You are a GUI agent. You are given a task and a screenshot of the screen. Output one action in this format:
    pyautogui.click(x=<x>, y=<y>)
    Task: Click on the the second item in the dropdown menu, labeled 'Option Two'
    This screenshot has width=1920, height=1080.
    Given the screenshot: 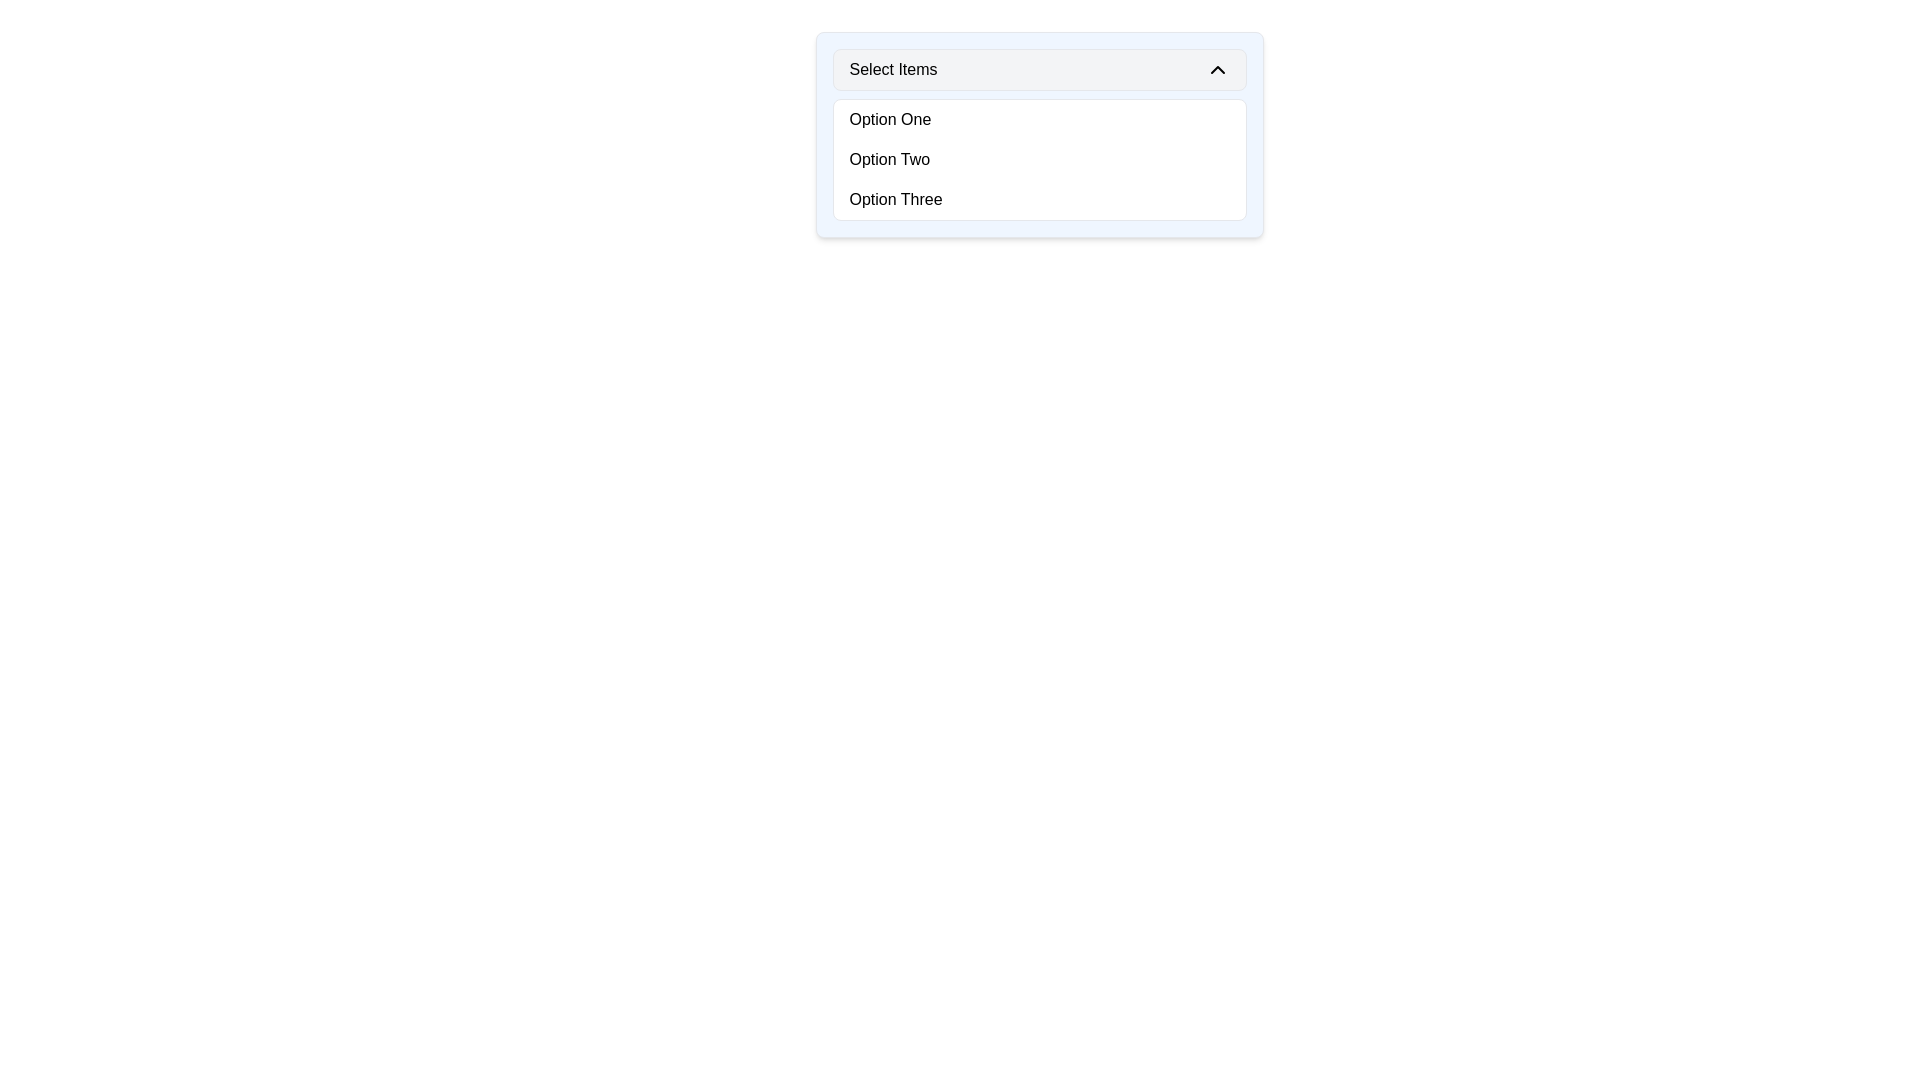 What is the action you would take?
    pyautogui.click(x=1039, y=158)
    